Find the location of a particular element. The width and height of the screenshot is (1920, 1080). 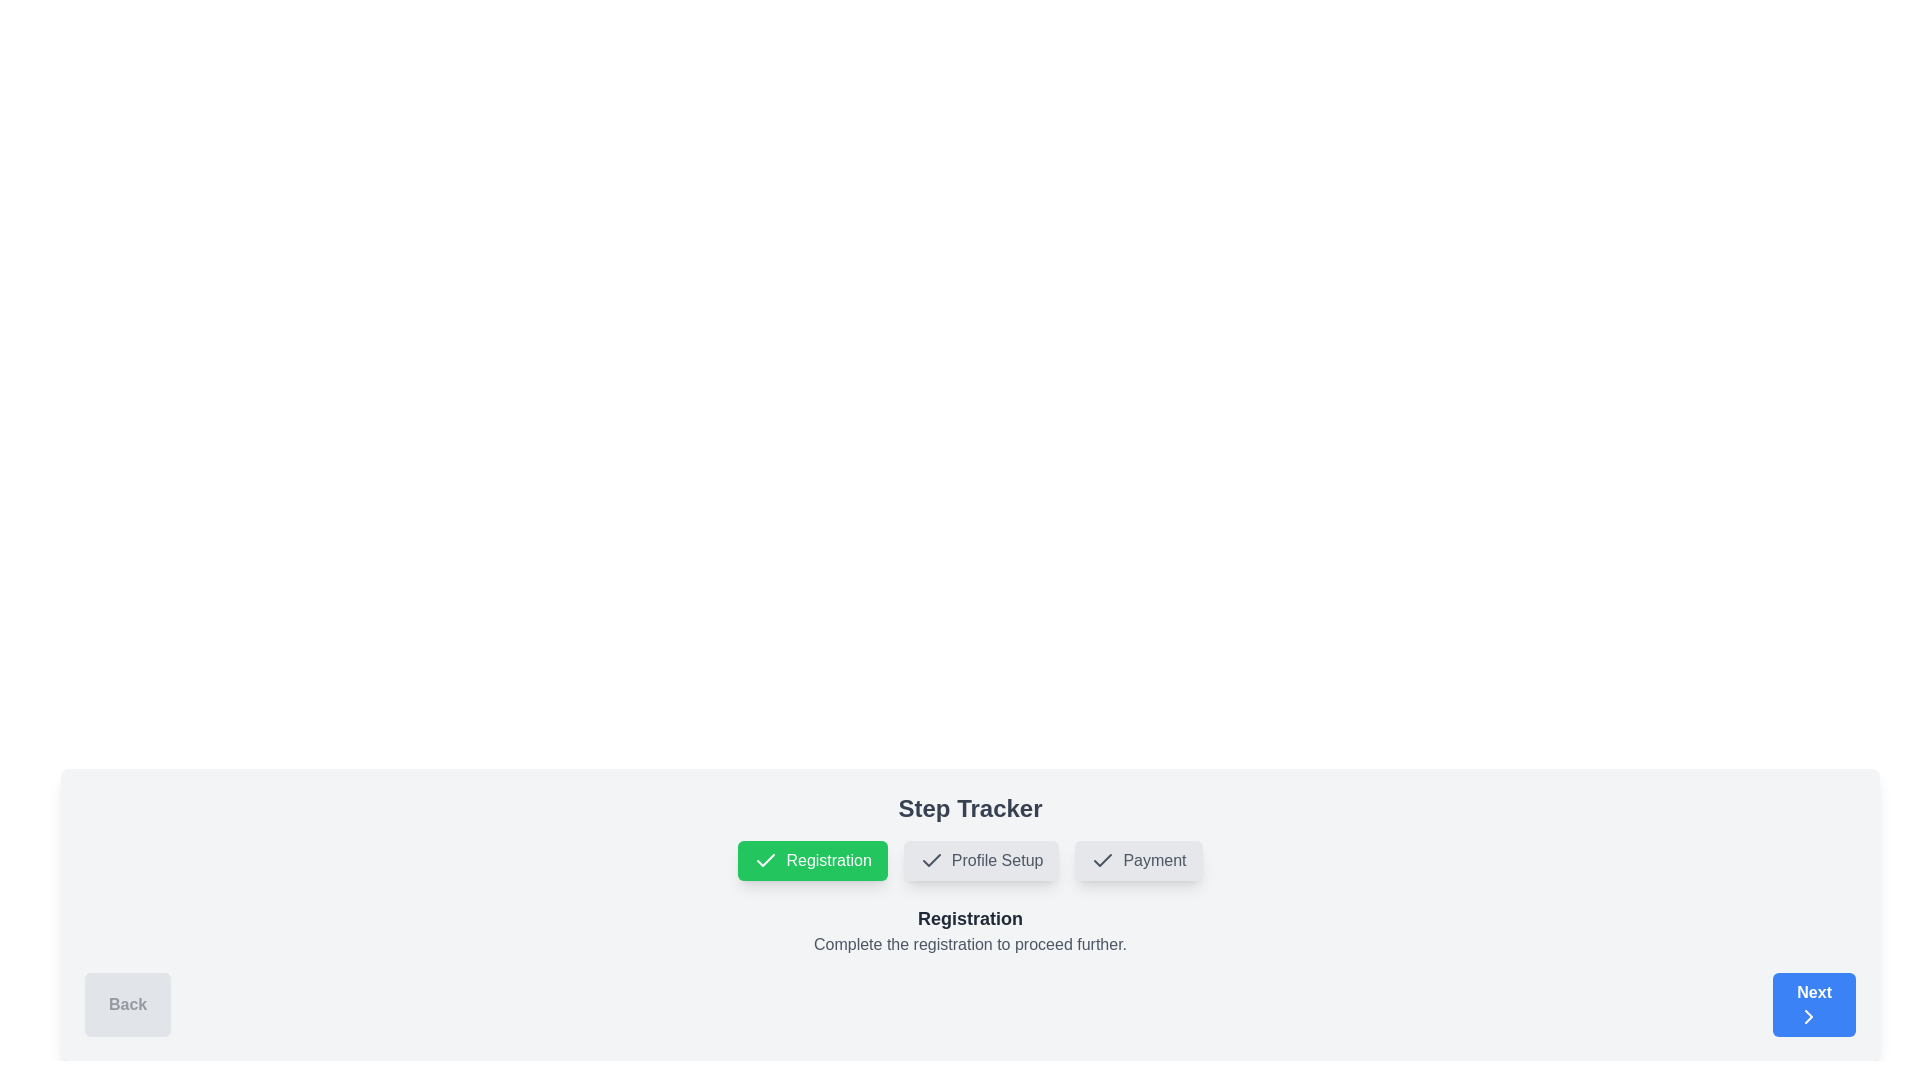

the checkmark icon indicating the completion of the 'Registration' step in the 'Step Tracker' component is located at coordinates (1102, 859).